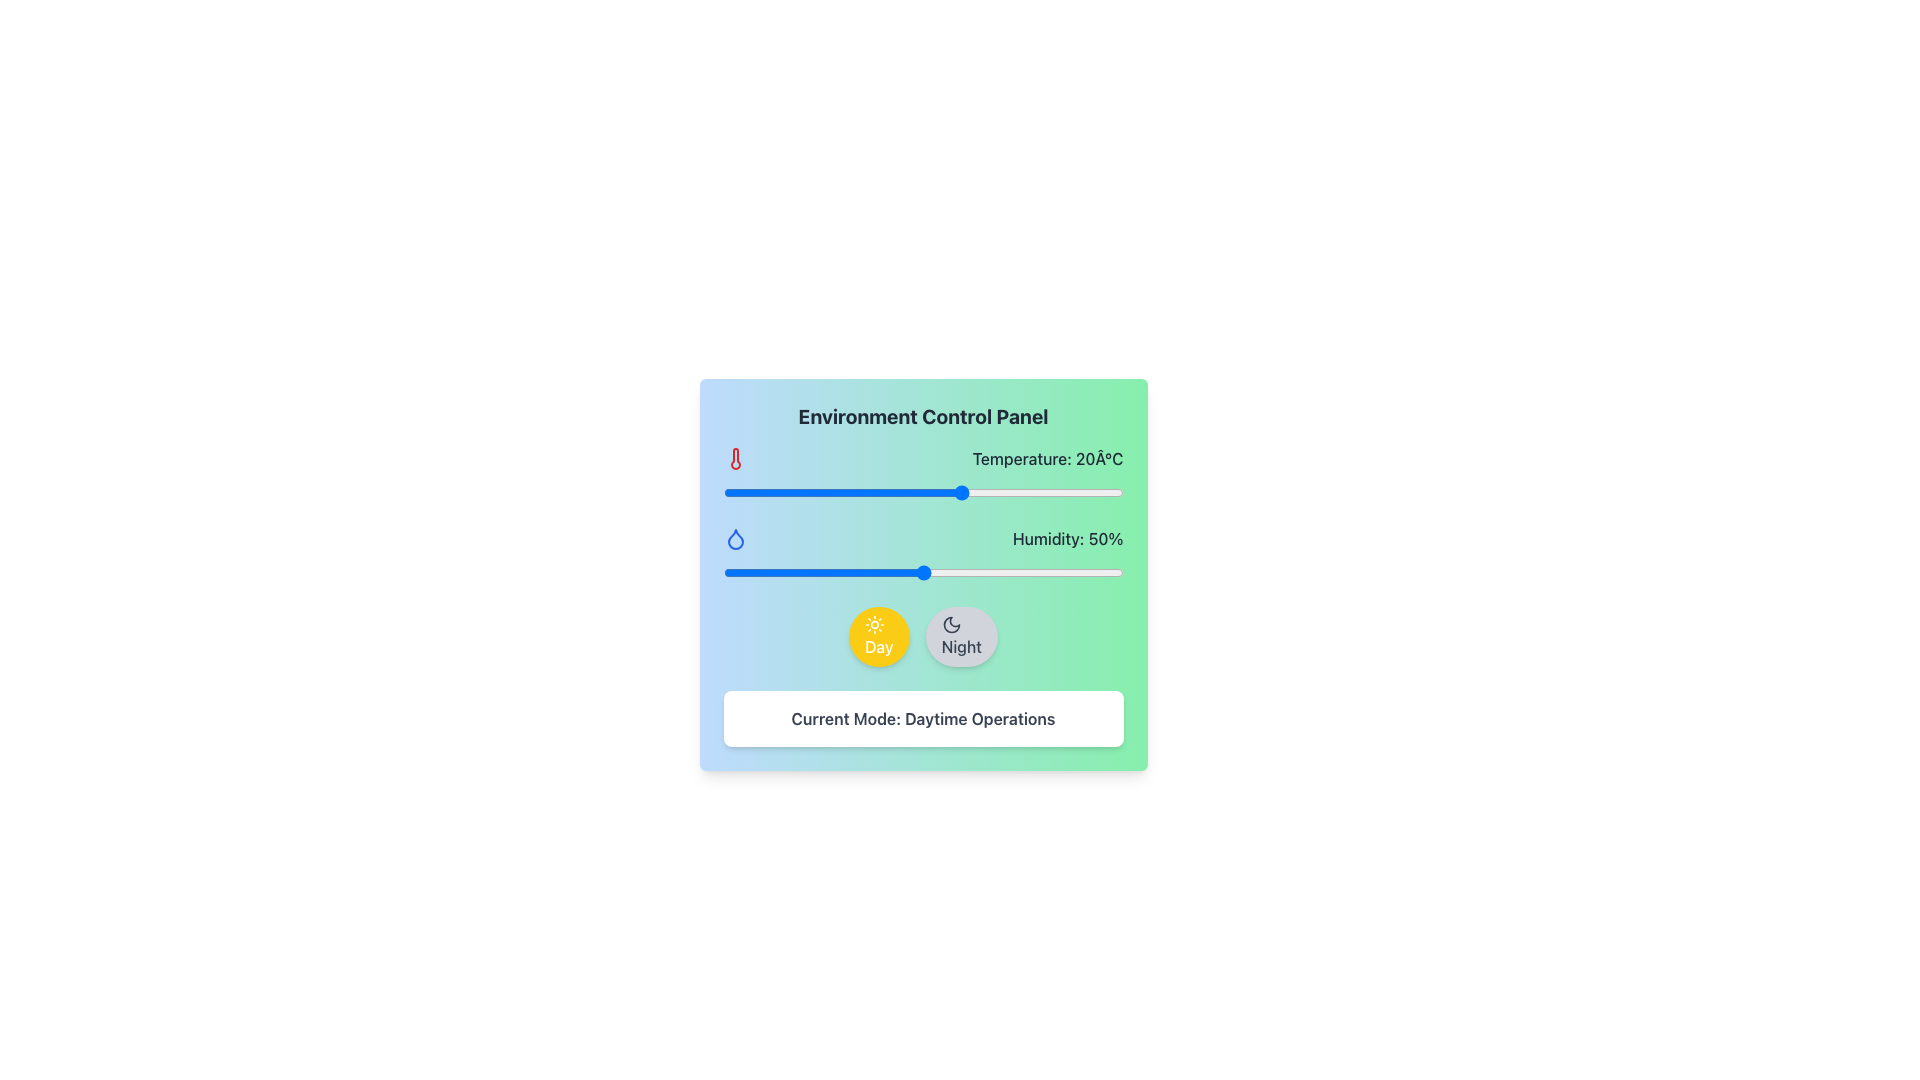 The image size is (1920, 1080). What do you see at coordinates (738, 493) in the screenshot?
I see `the temperature` at bounding box center [738, 493].